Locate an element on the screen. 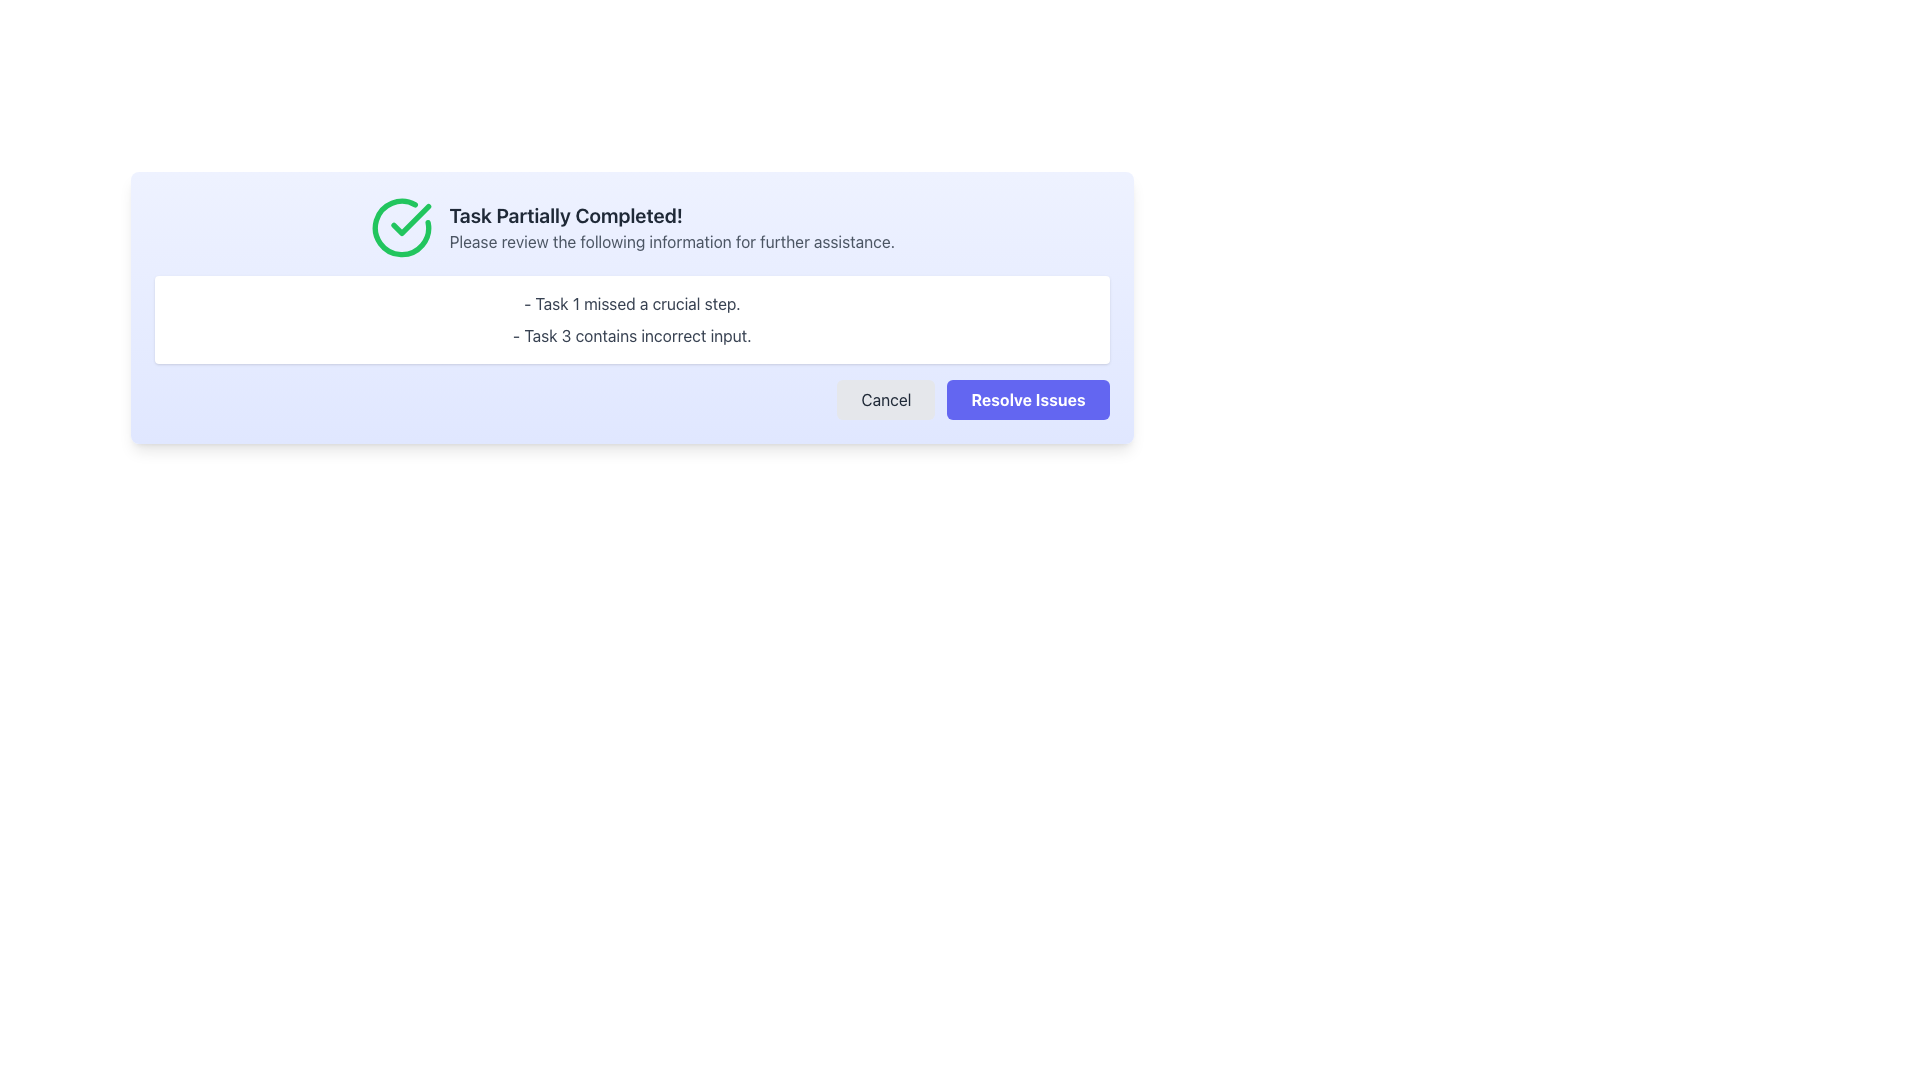 This screenshot has height=1080, width=1920. the 'Cancel' button located in the bottom right area of the interface to activate hover effects is located at coordinates (885, 400).